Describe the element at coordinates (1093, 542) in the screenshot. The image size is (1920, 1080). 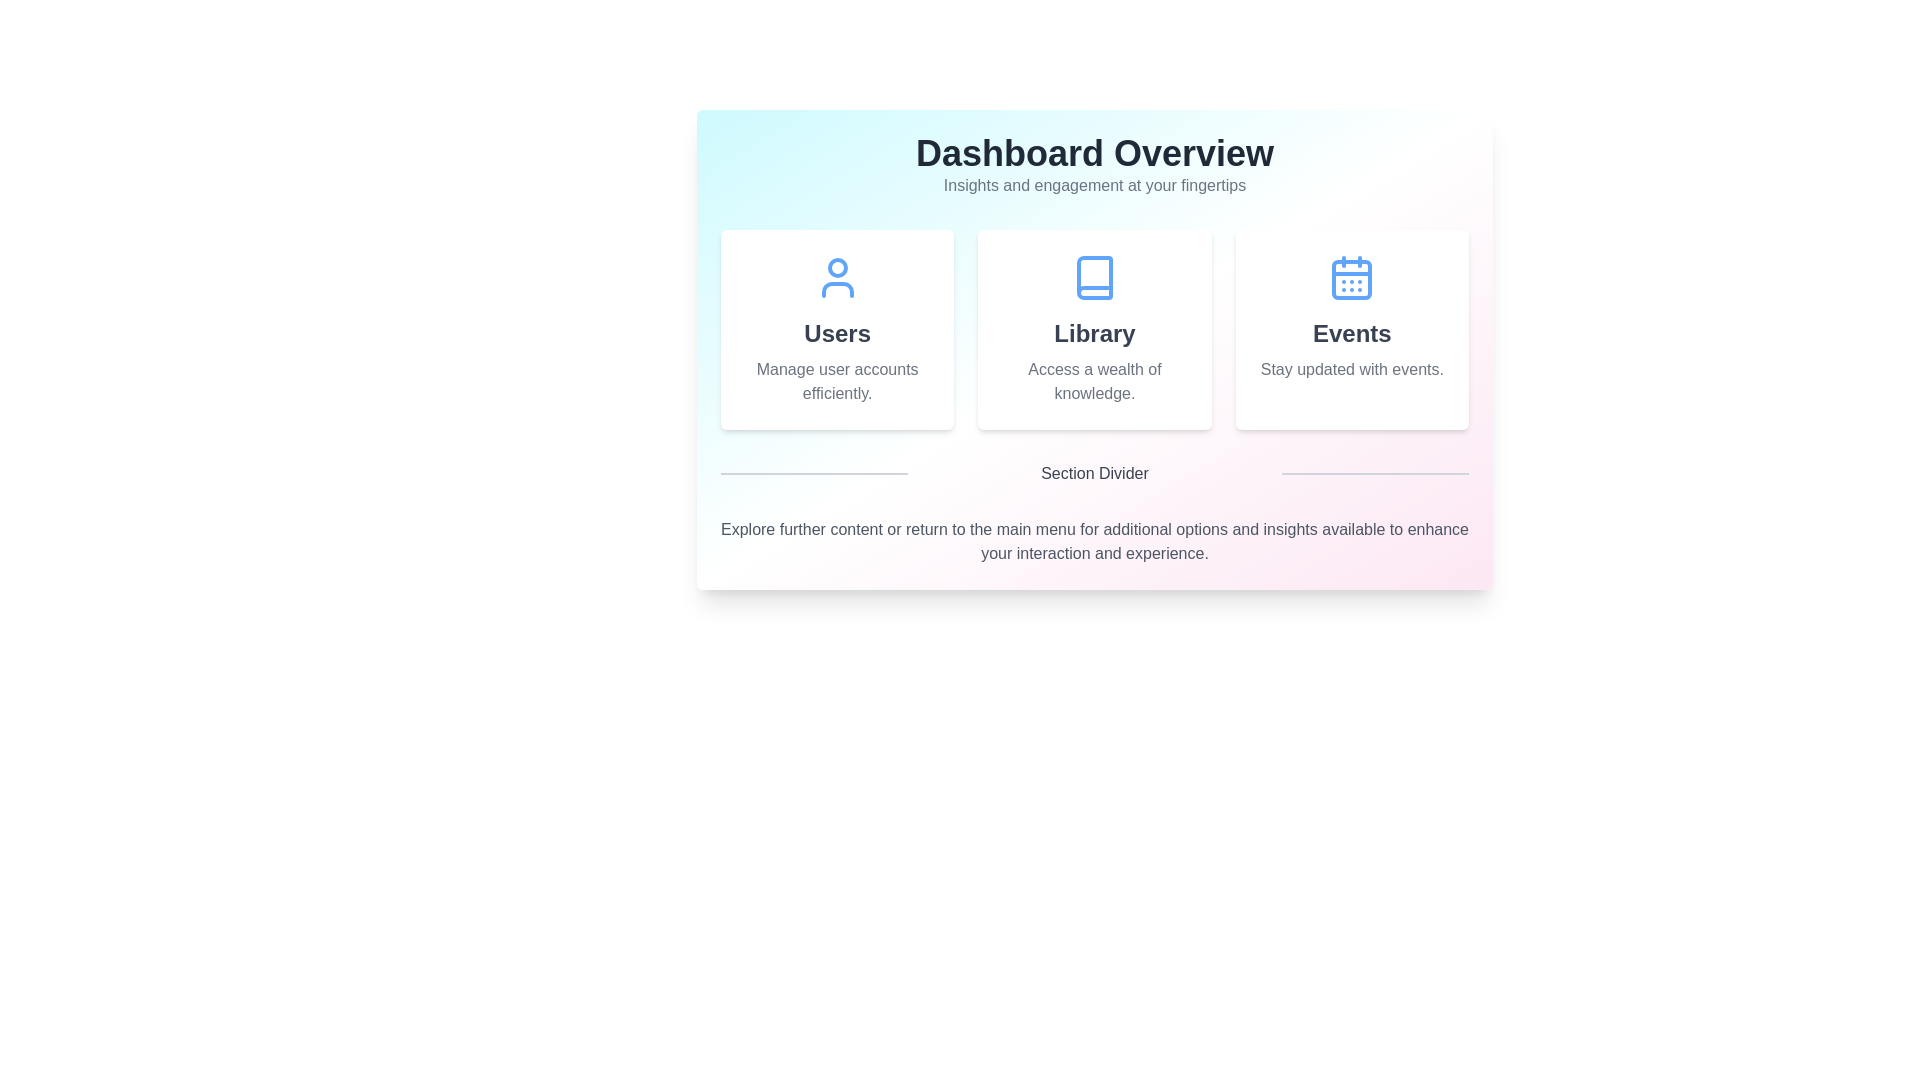
I see `the text content that reads 'Explore further content or return to the main menu for additional options and insights available to enhance your interaction and experience.', which is styled in a light text shade and located below the 'Section Divider' text` at that location.